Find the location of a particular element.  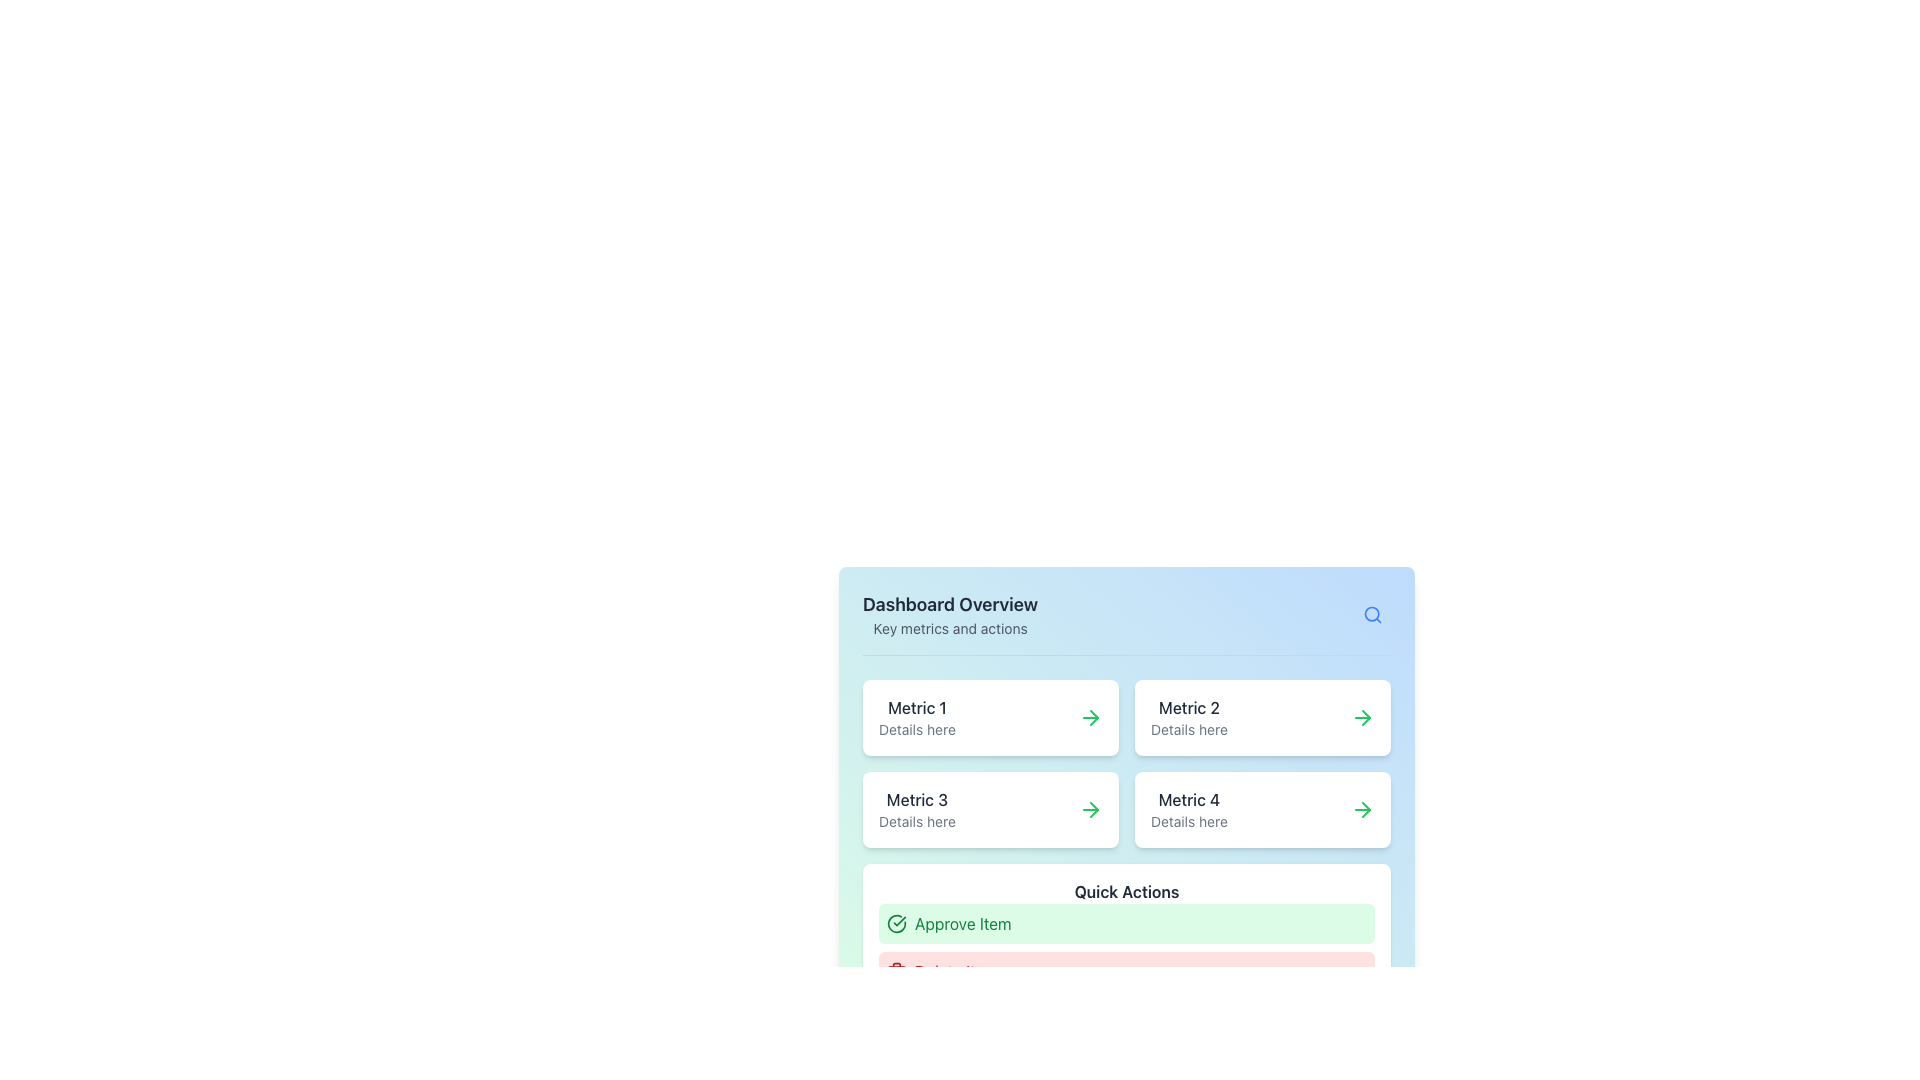

information displayed in the Text block labeled 'Metric 2' with the details below it that say 'Details here' is located at coordinates (1189, 716).